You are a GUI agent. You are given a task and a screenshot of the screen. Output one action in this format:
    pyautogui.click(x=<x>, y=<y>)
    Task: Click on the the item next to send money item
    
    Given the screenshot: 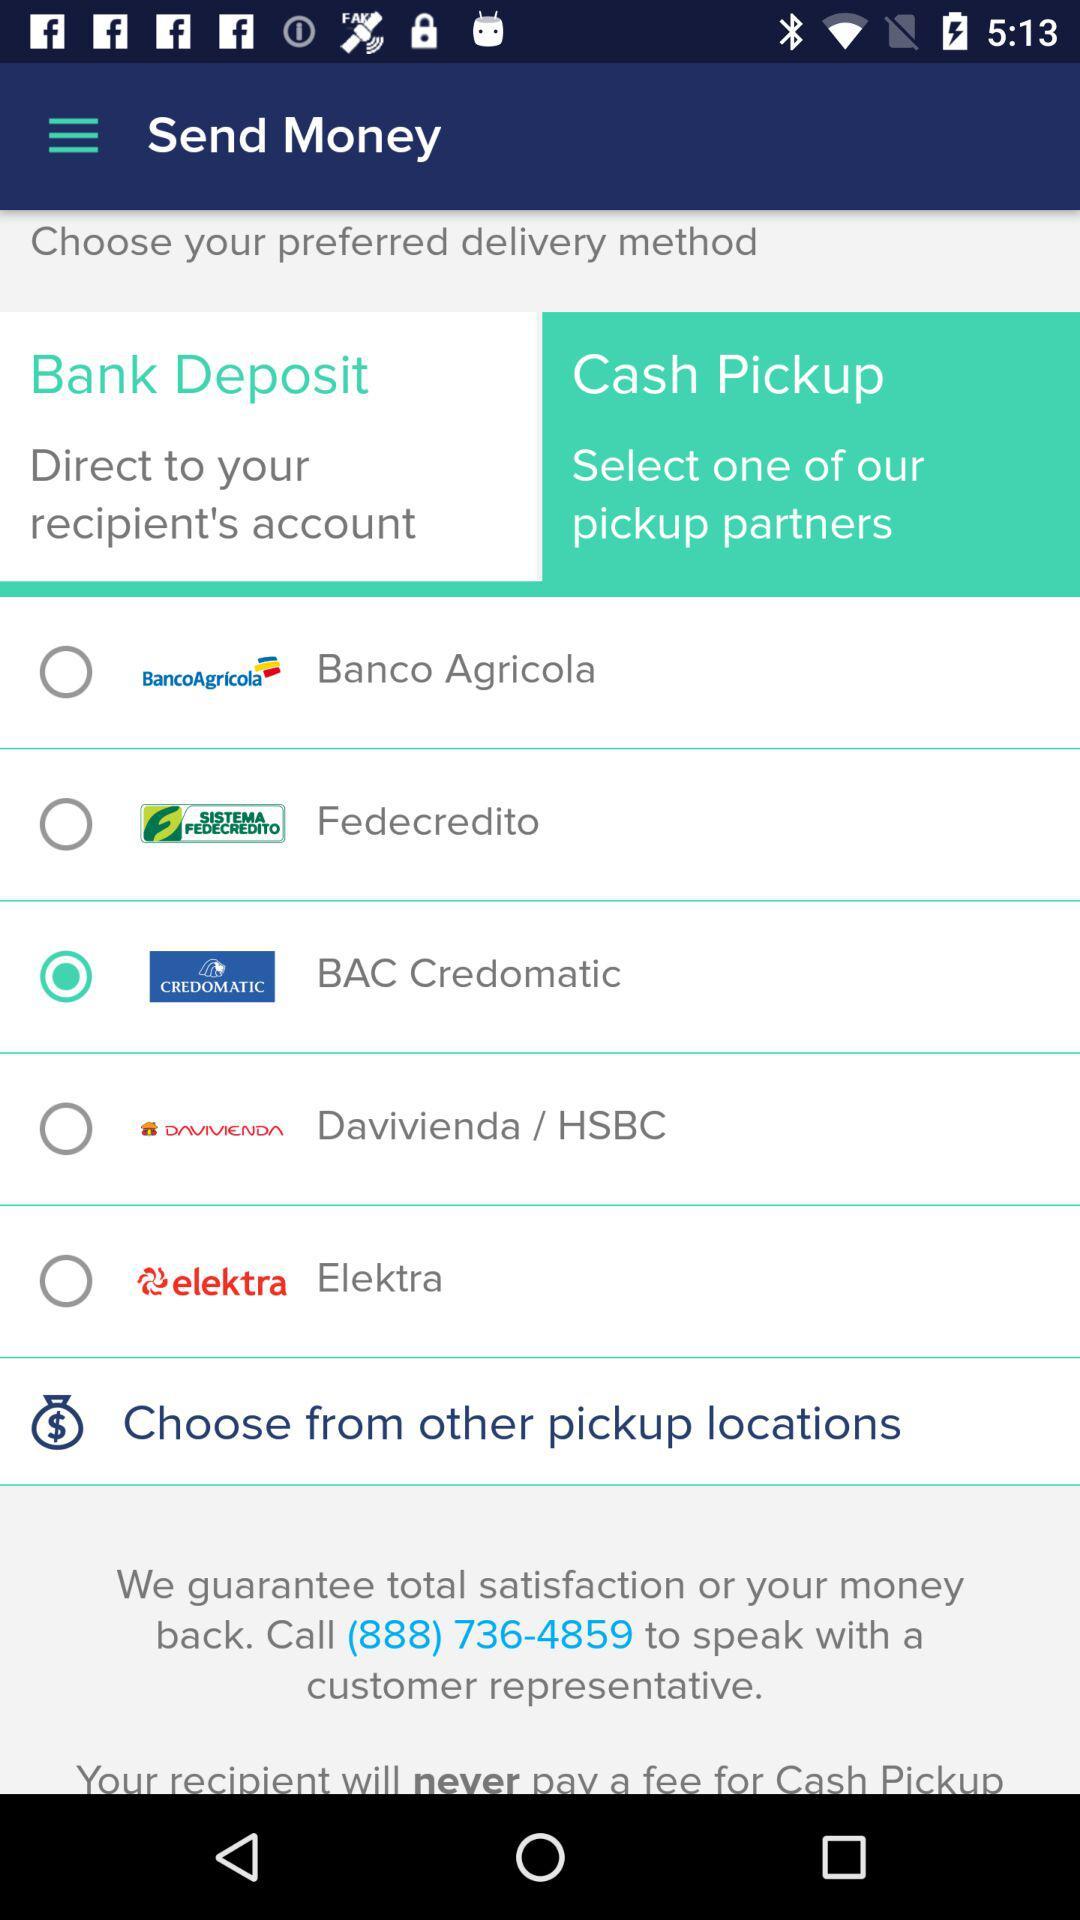 What is the action you would take?
    pyautogui.click(x=72, y=135)
    